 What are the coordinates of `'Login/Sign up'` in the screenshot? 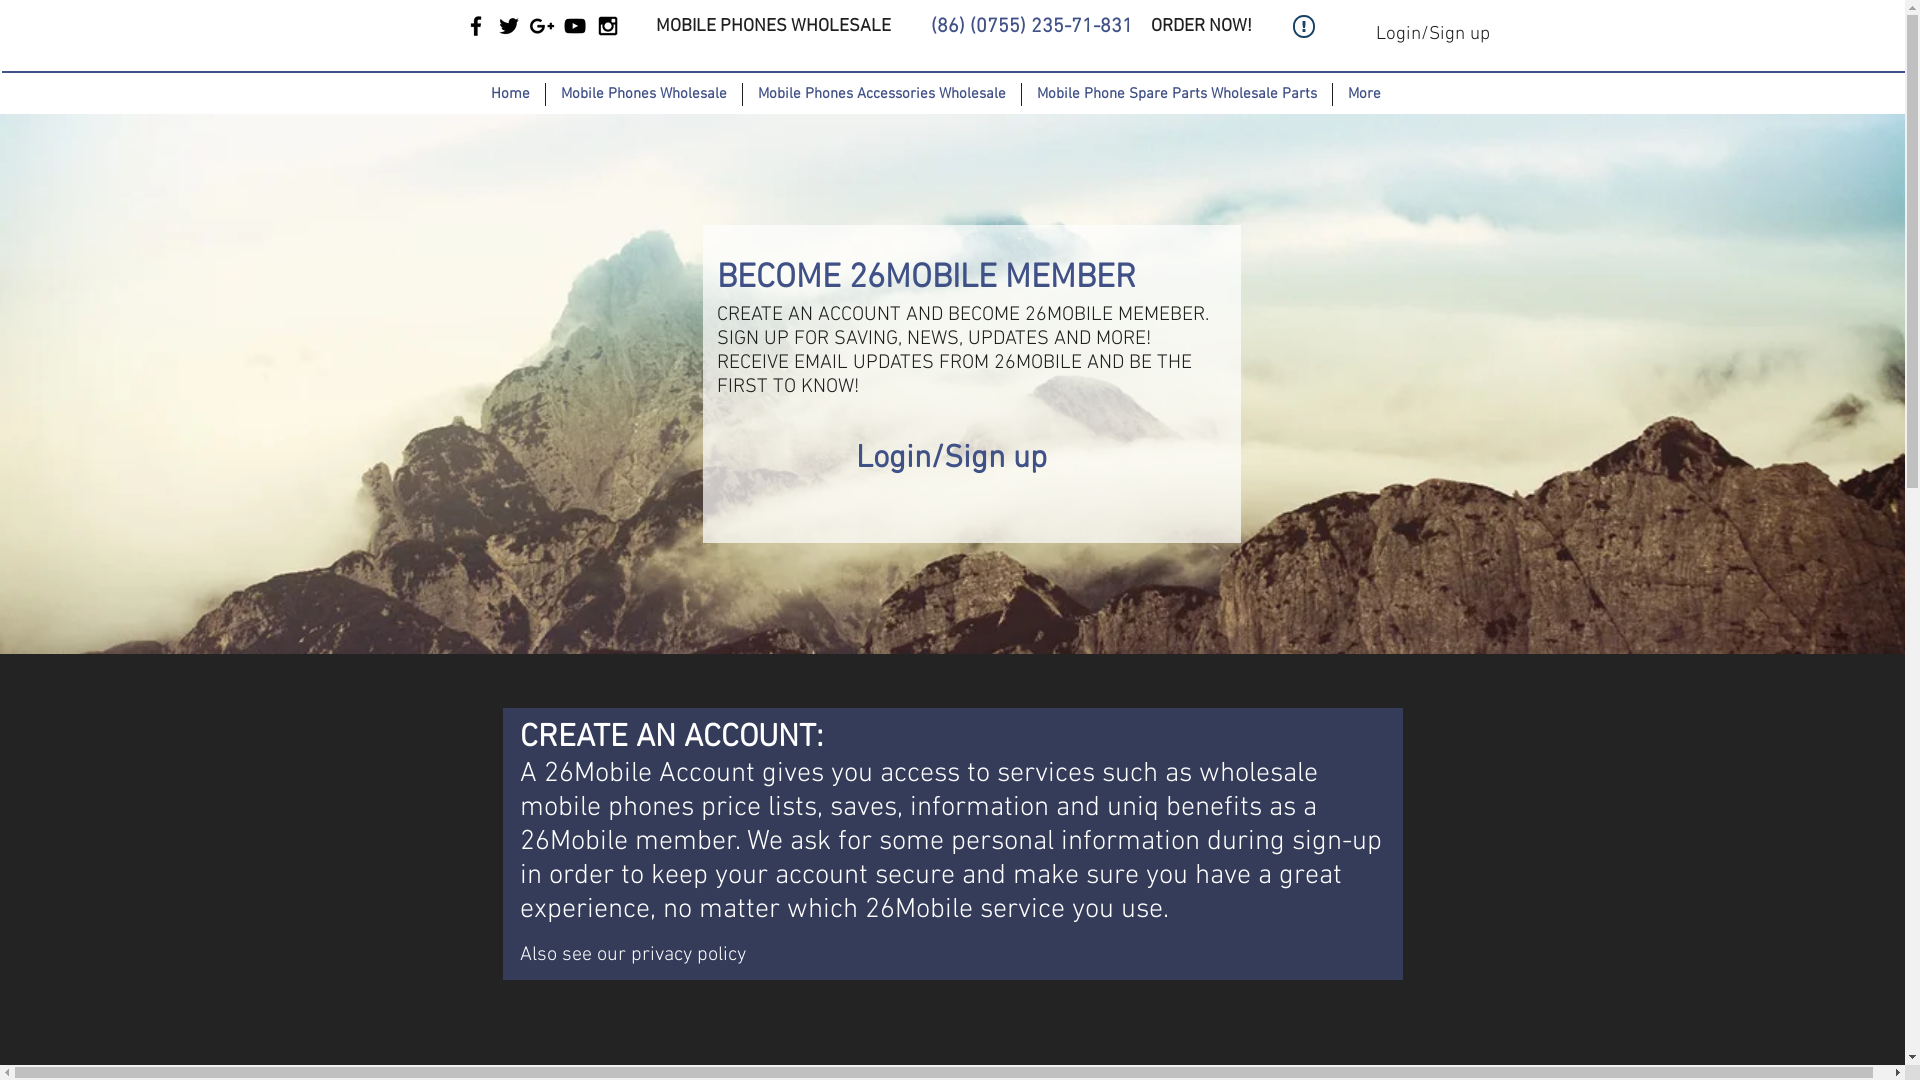 It's located at (950, 459).